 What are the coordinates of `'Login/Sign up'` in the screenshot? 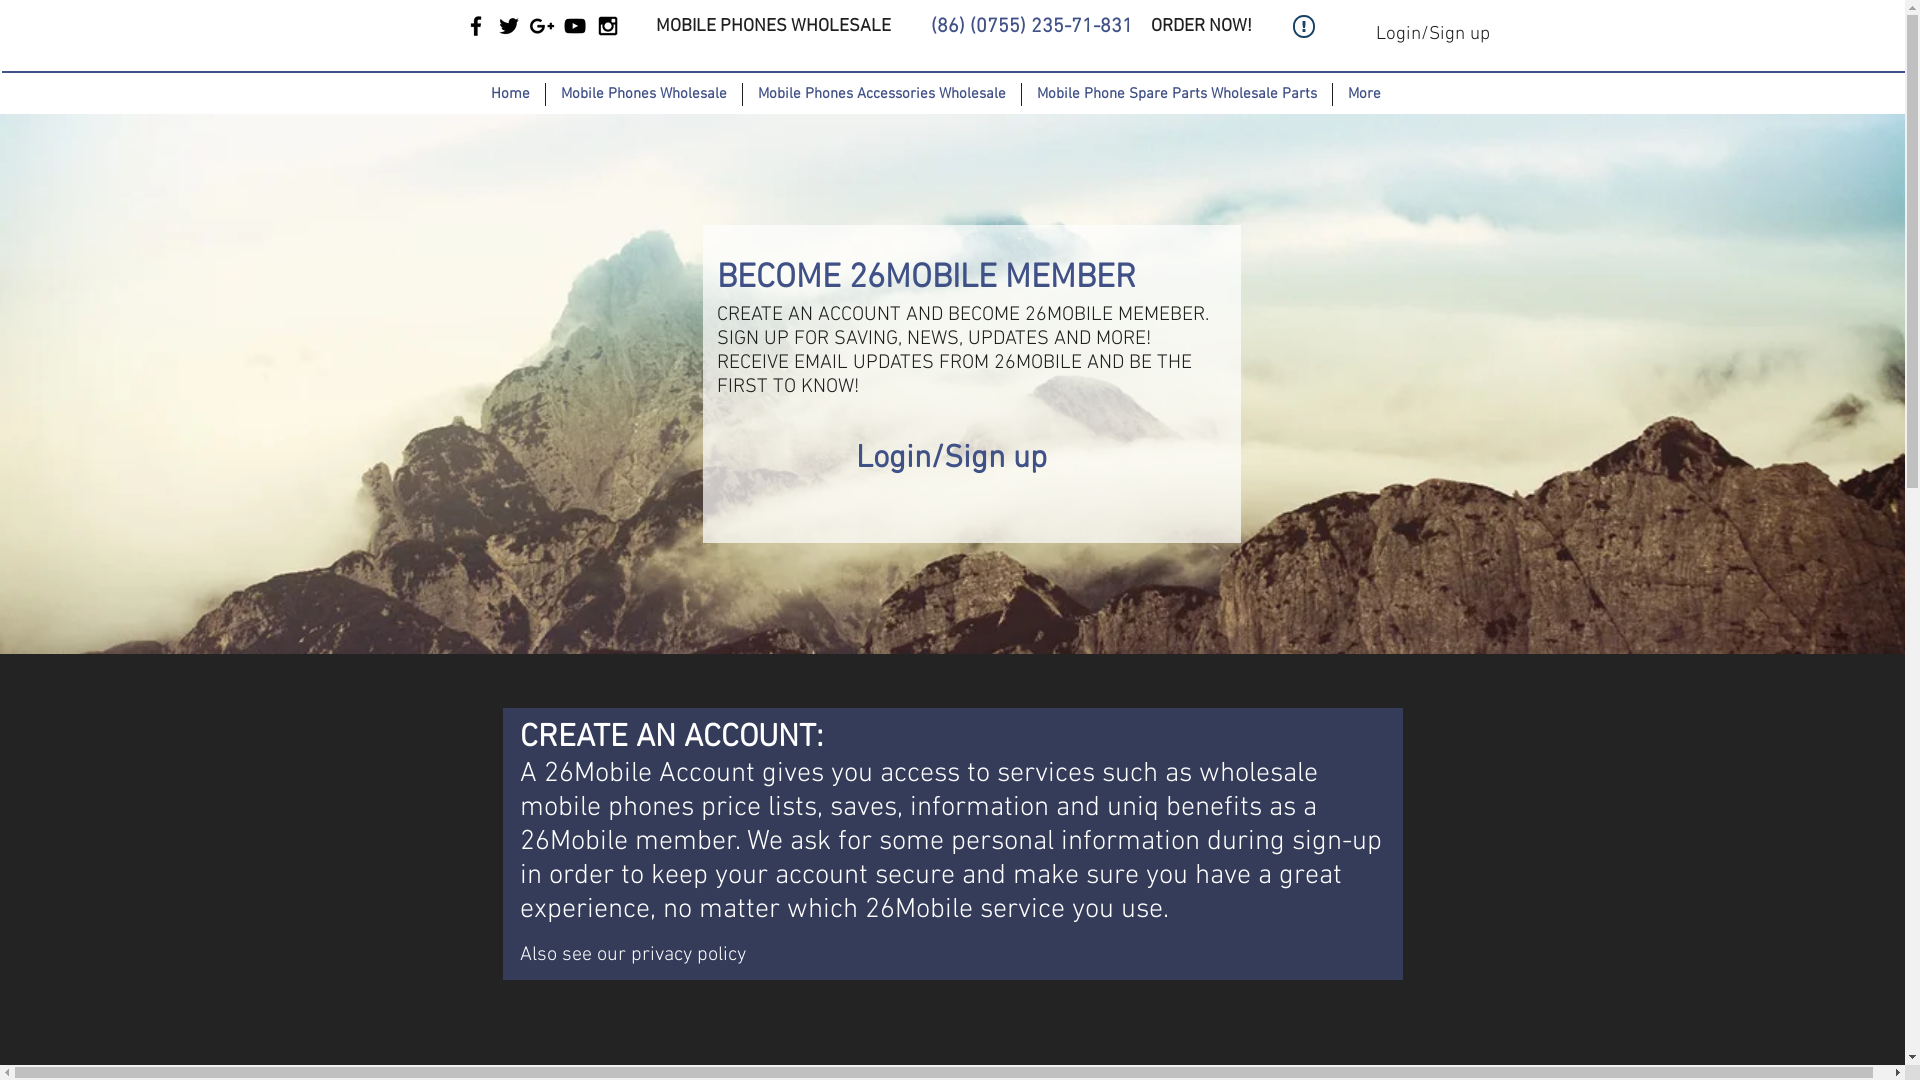 It's located at (950, 459).